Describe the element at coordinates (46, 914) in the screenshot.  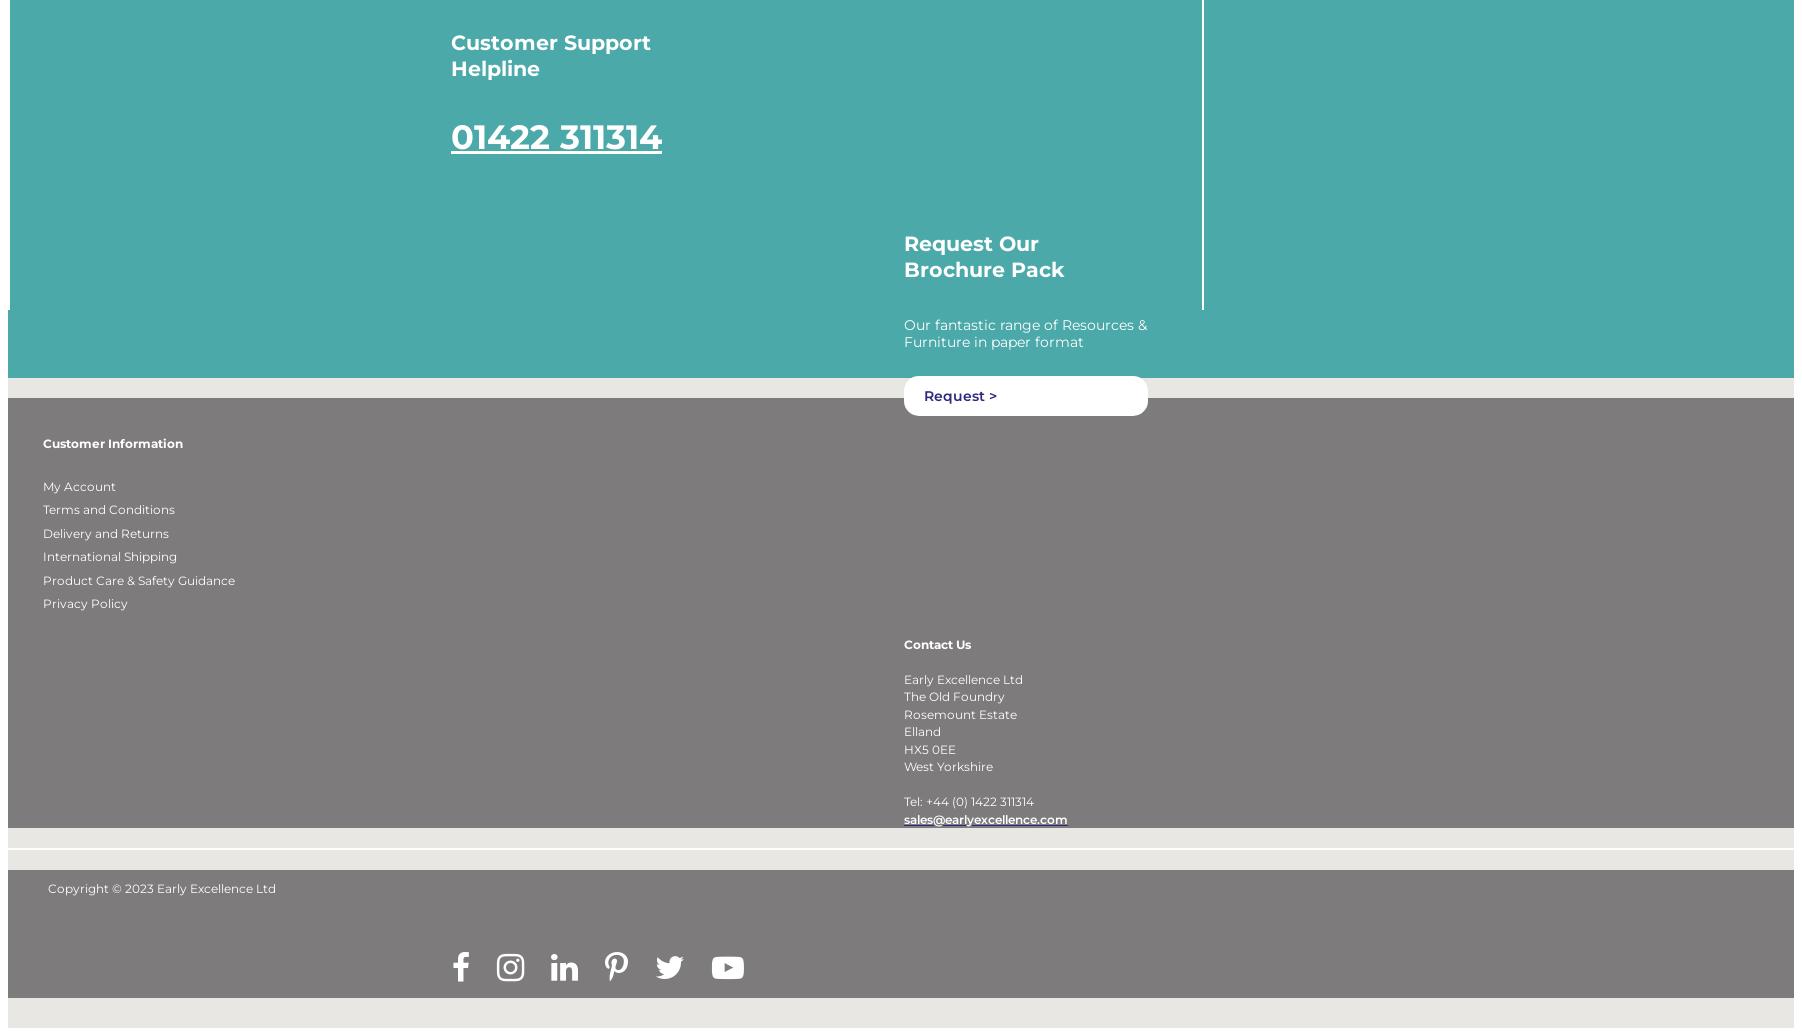
I see `'Copyright © 2023 Early Excellence Ltd'` at that location.